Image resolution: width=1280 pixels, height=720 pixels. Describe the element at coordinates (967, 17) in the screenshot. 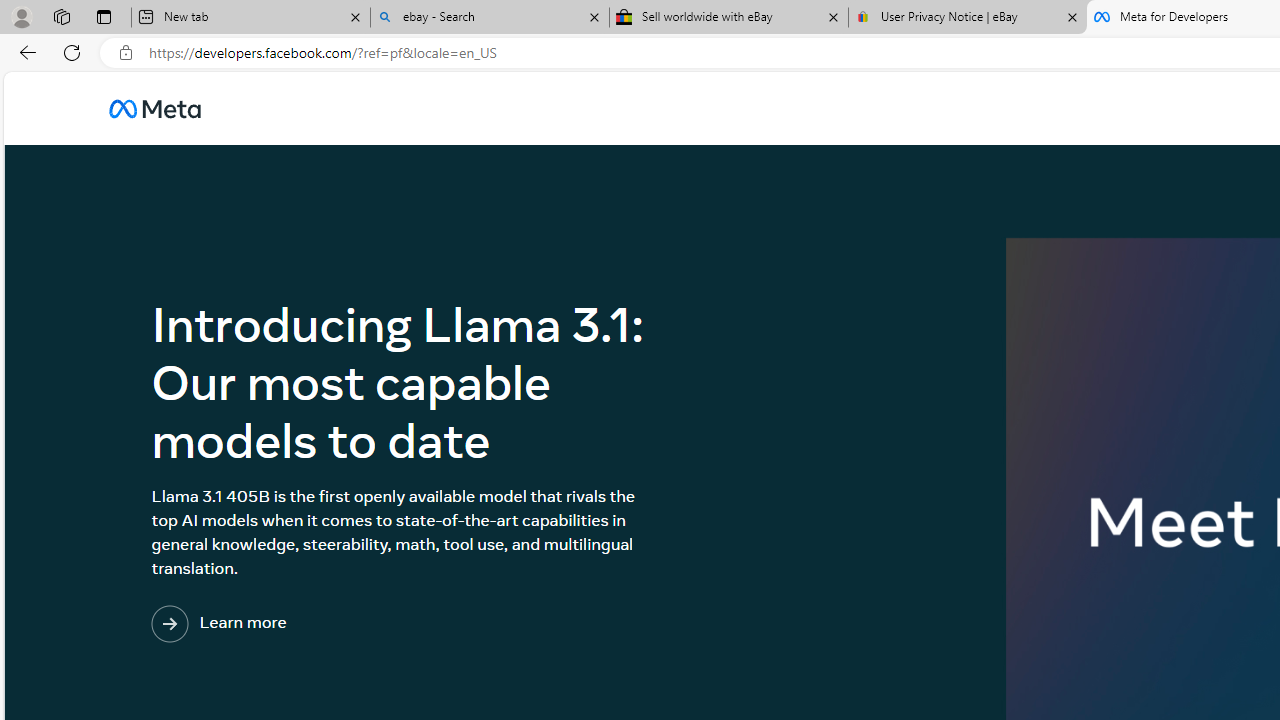

I see `'User Privacy Notice | eBay'` at that location.